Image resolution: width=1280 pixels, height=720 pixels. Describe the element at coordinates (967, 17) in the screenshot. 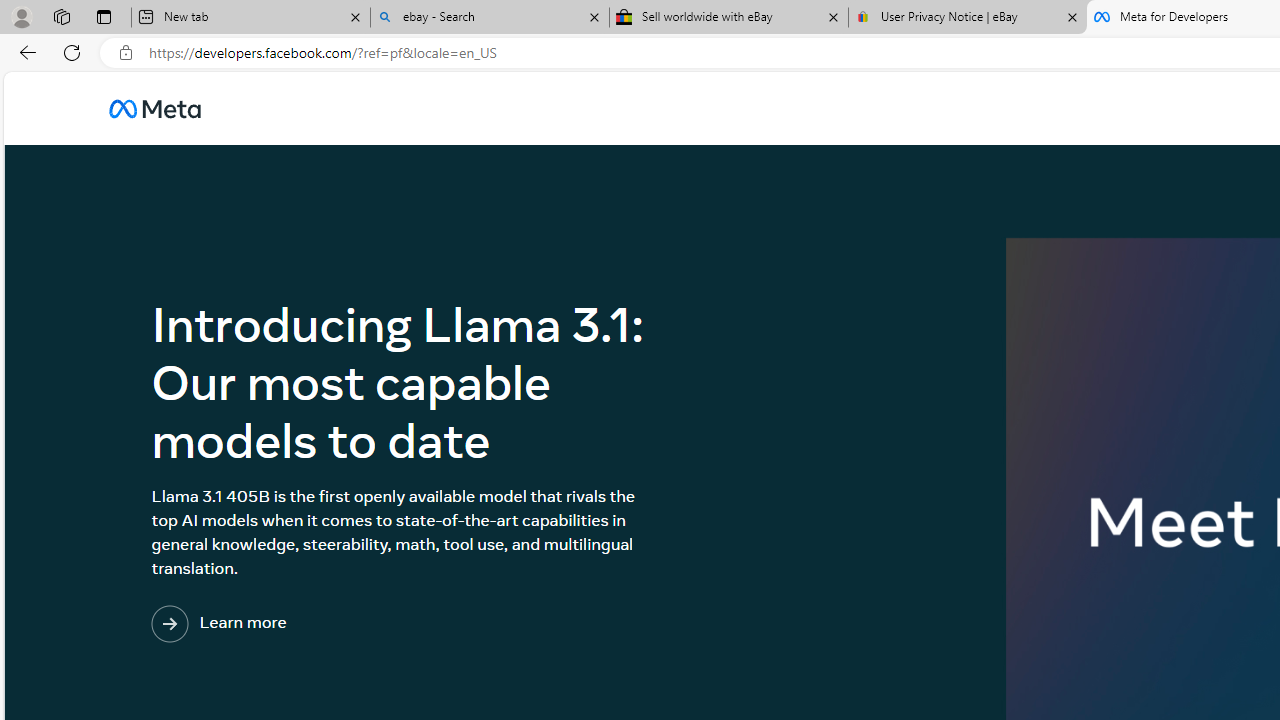

I see `'User Privacy Notice | eBay'` at that location.